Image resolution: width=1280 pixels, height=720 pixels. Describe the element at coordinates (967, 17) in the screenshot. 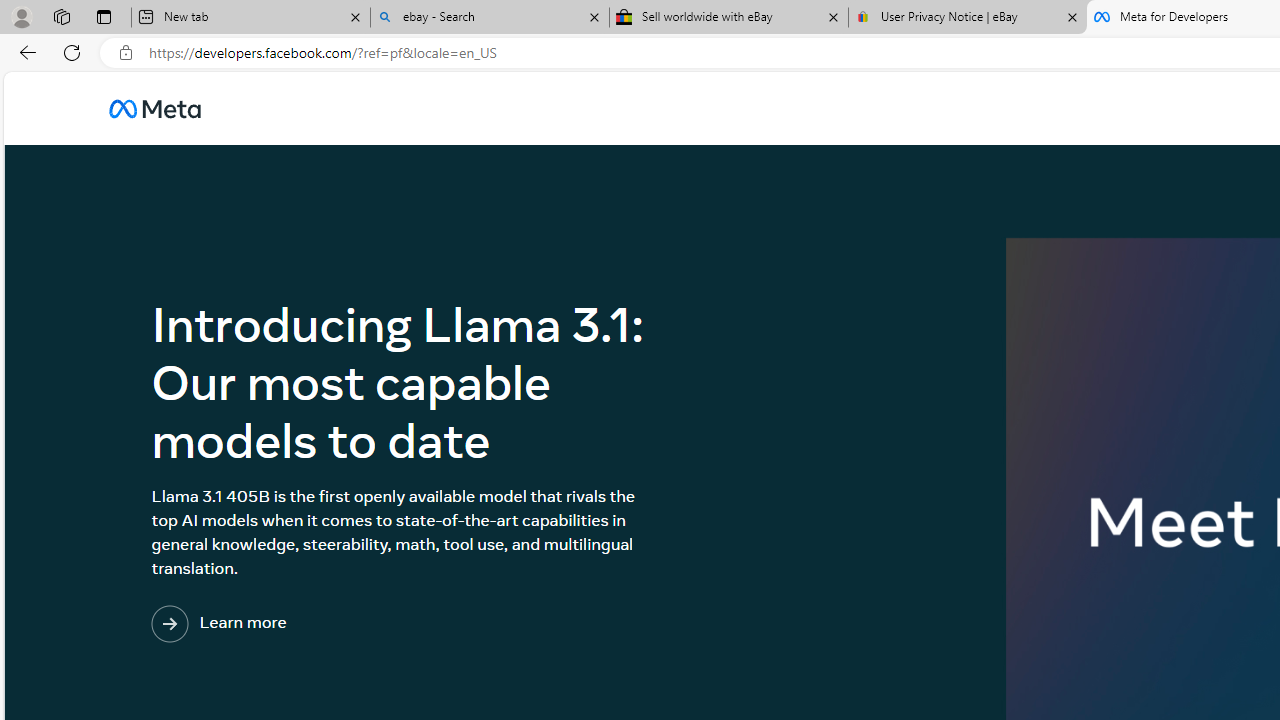

I see `'User Privacy Notice | eBay'` at that location.